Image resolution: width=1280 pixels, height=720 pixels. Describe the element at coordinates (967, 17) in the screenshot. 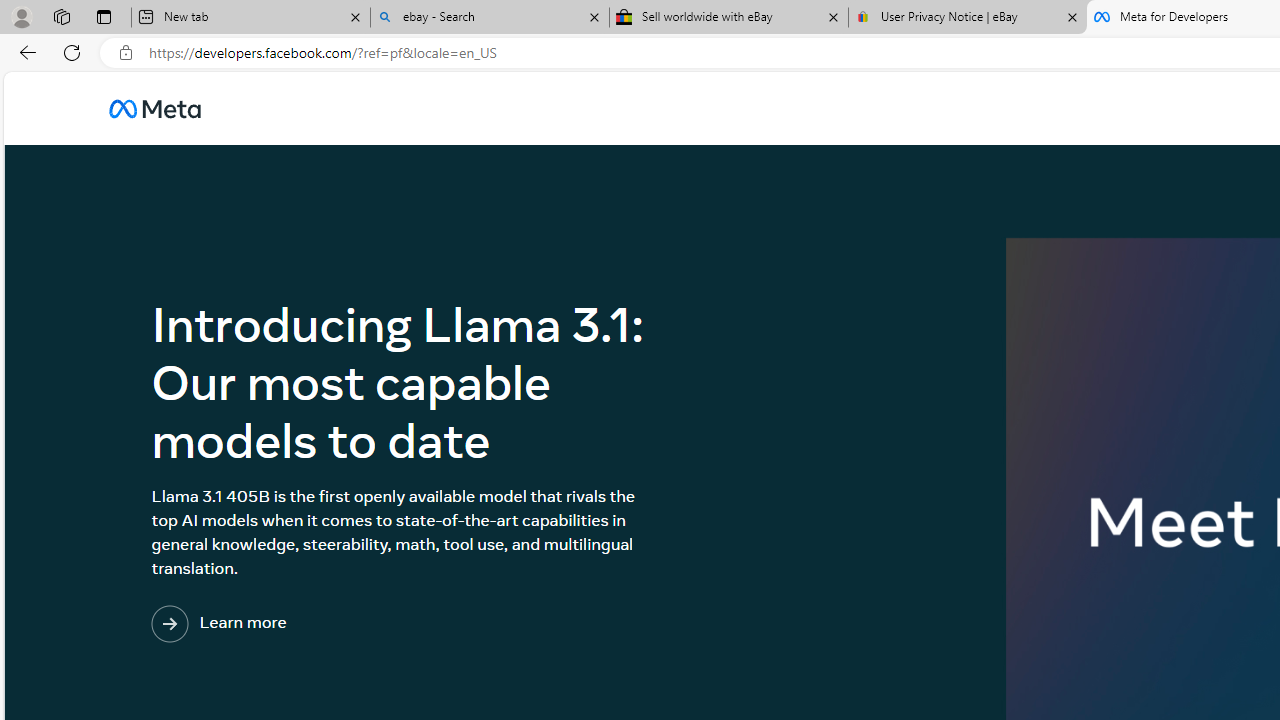

I see `'User Privacy Notice | eBay'` at that location.